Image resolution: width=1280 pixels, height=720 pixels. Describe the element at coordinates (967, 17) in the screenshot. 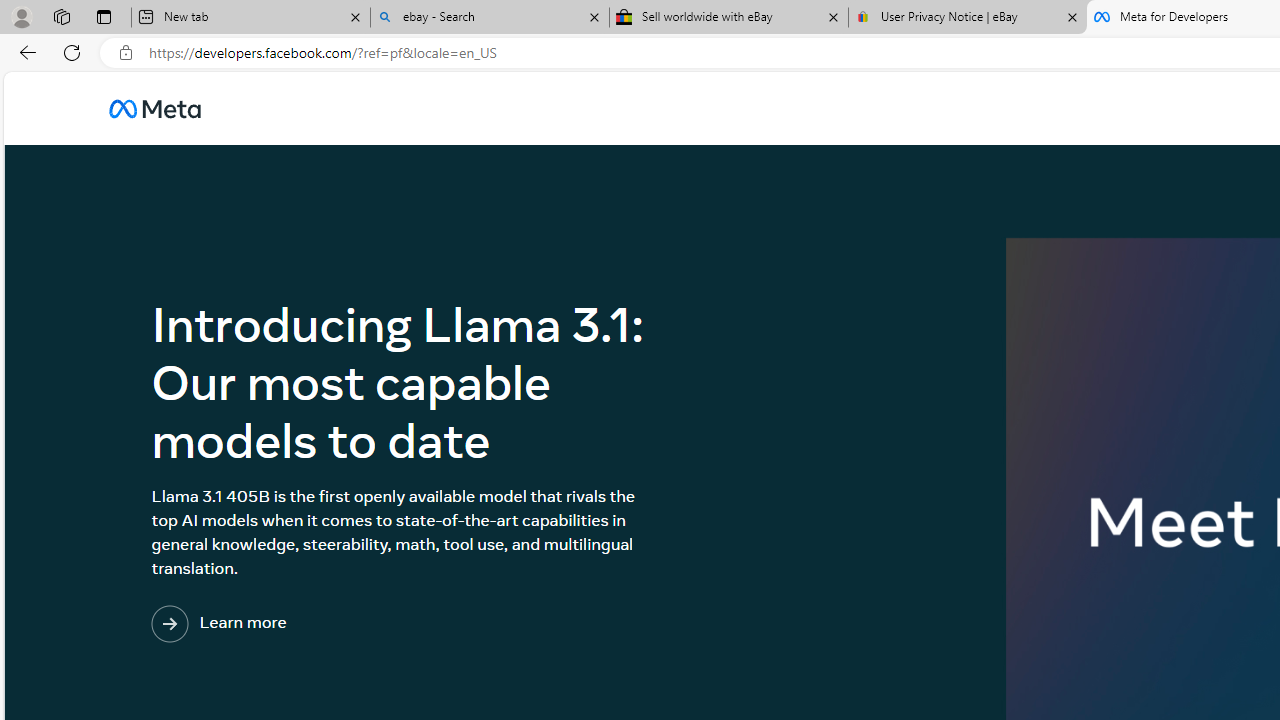

I see `'User Privacy Notice | eBay'` at that location.